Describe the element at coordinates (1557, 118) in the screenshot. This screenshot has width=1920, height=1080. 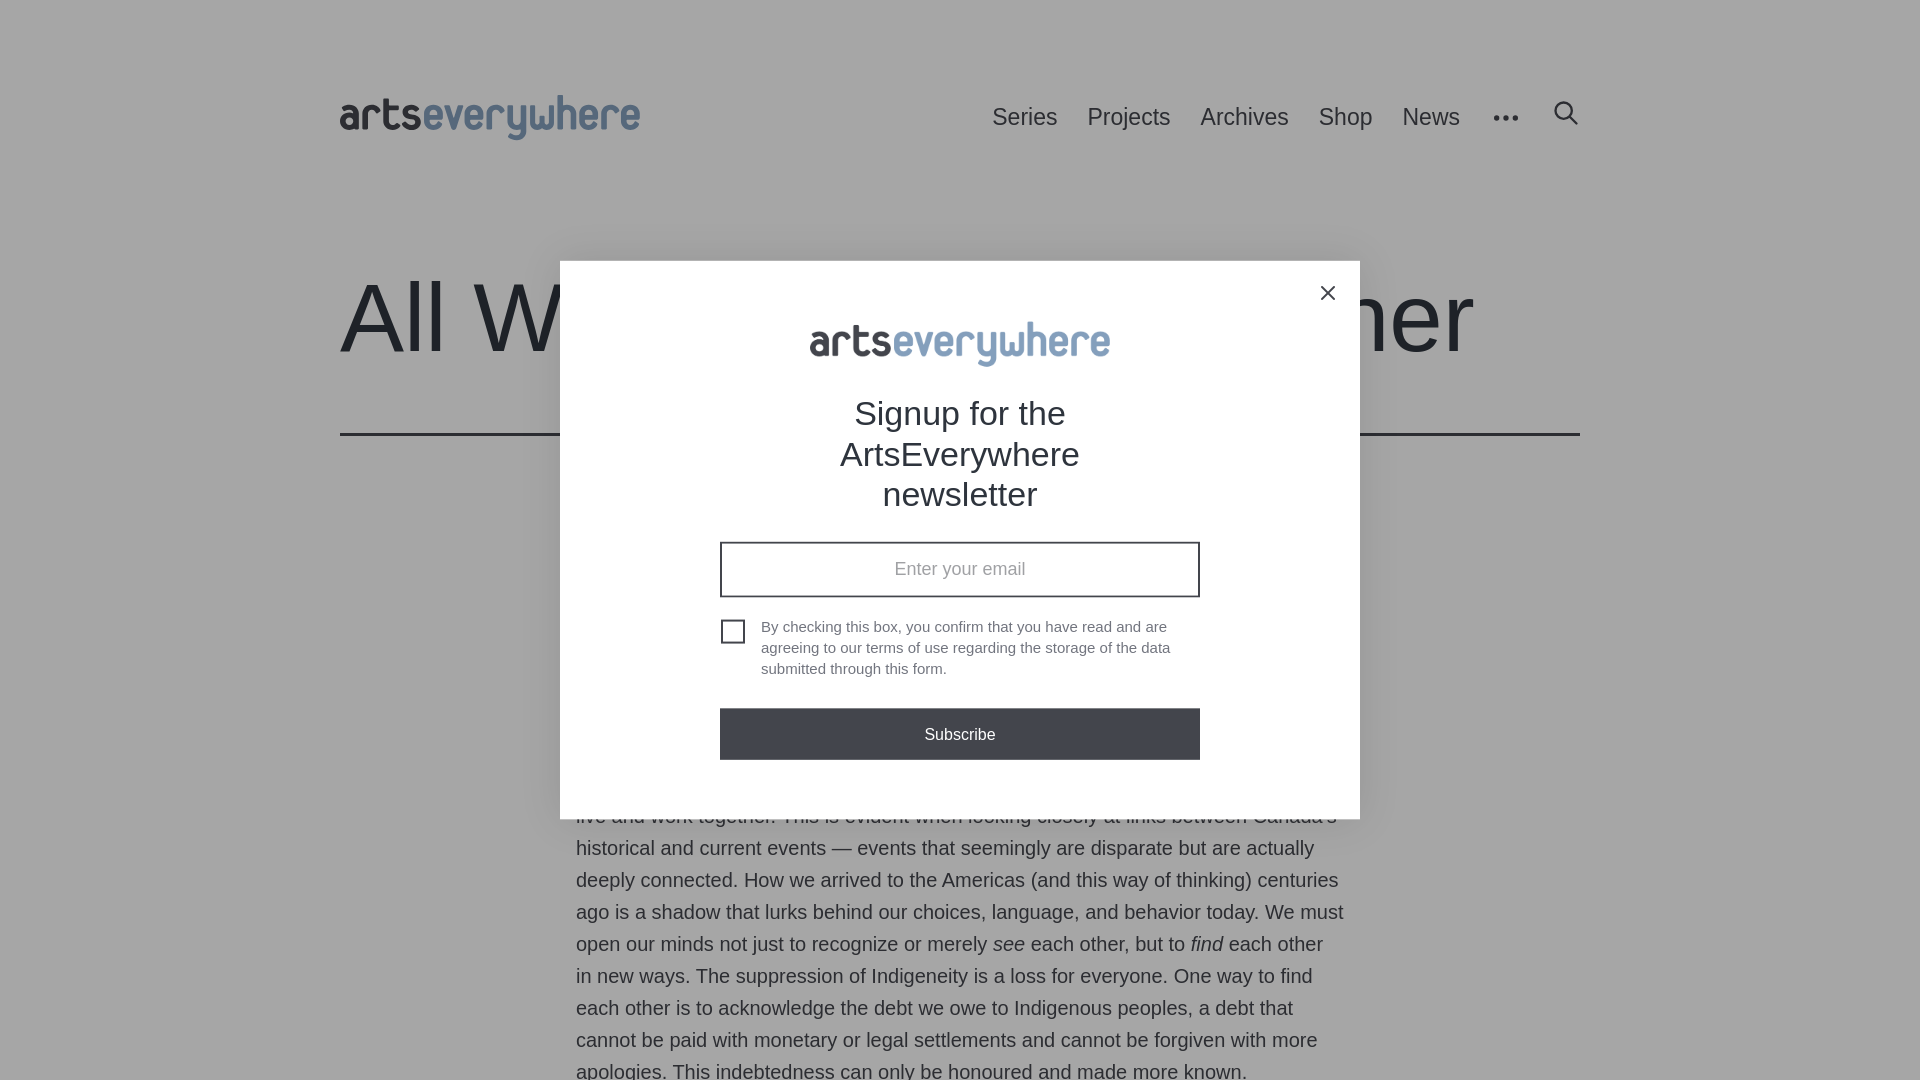
I see `'Search'` at that location.